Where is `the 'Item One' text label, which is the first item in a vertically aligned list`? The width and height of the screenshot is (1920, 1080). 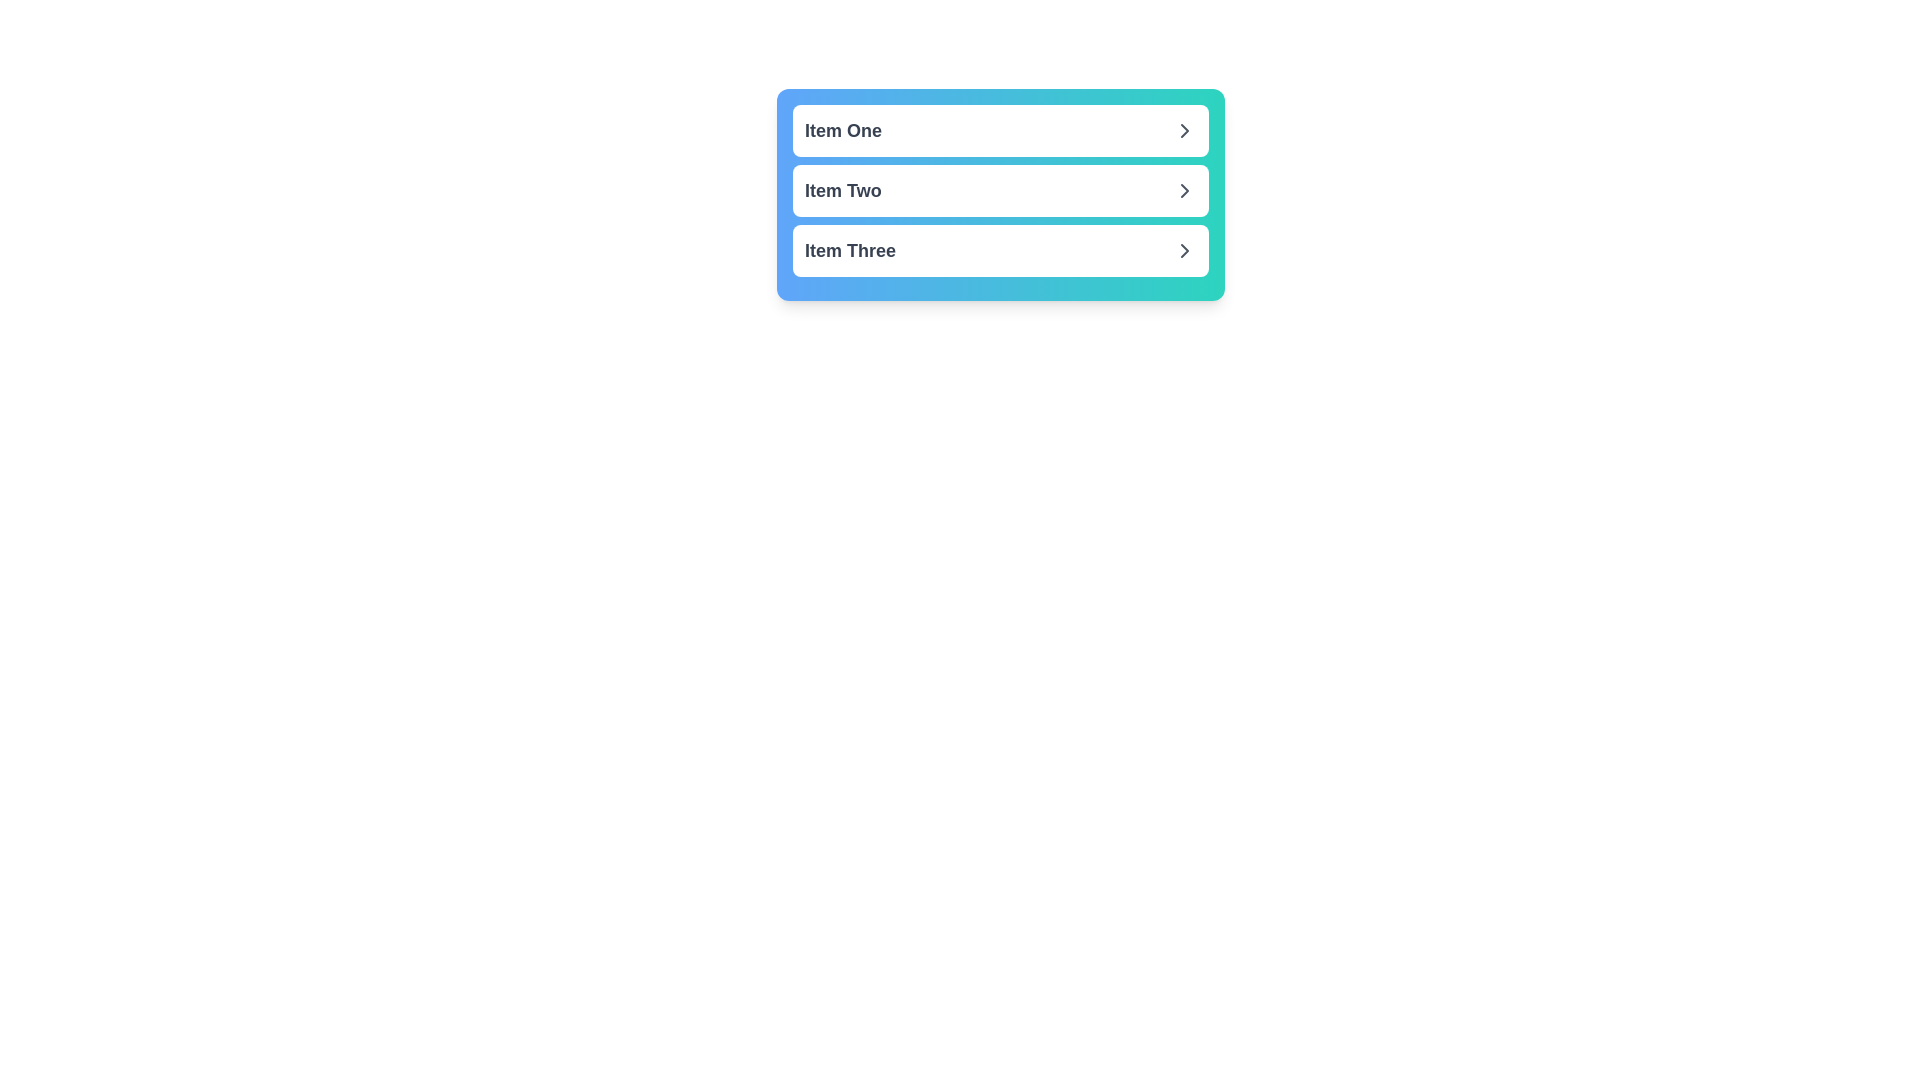 the 'Item One' text label, which is the first item in a vertically aligned list is located at coordinates (843, 131).